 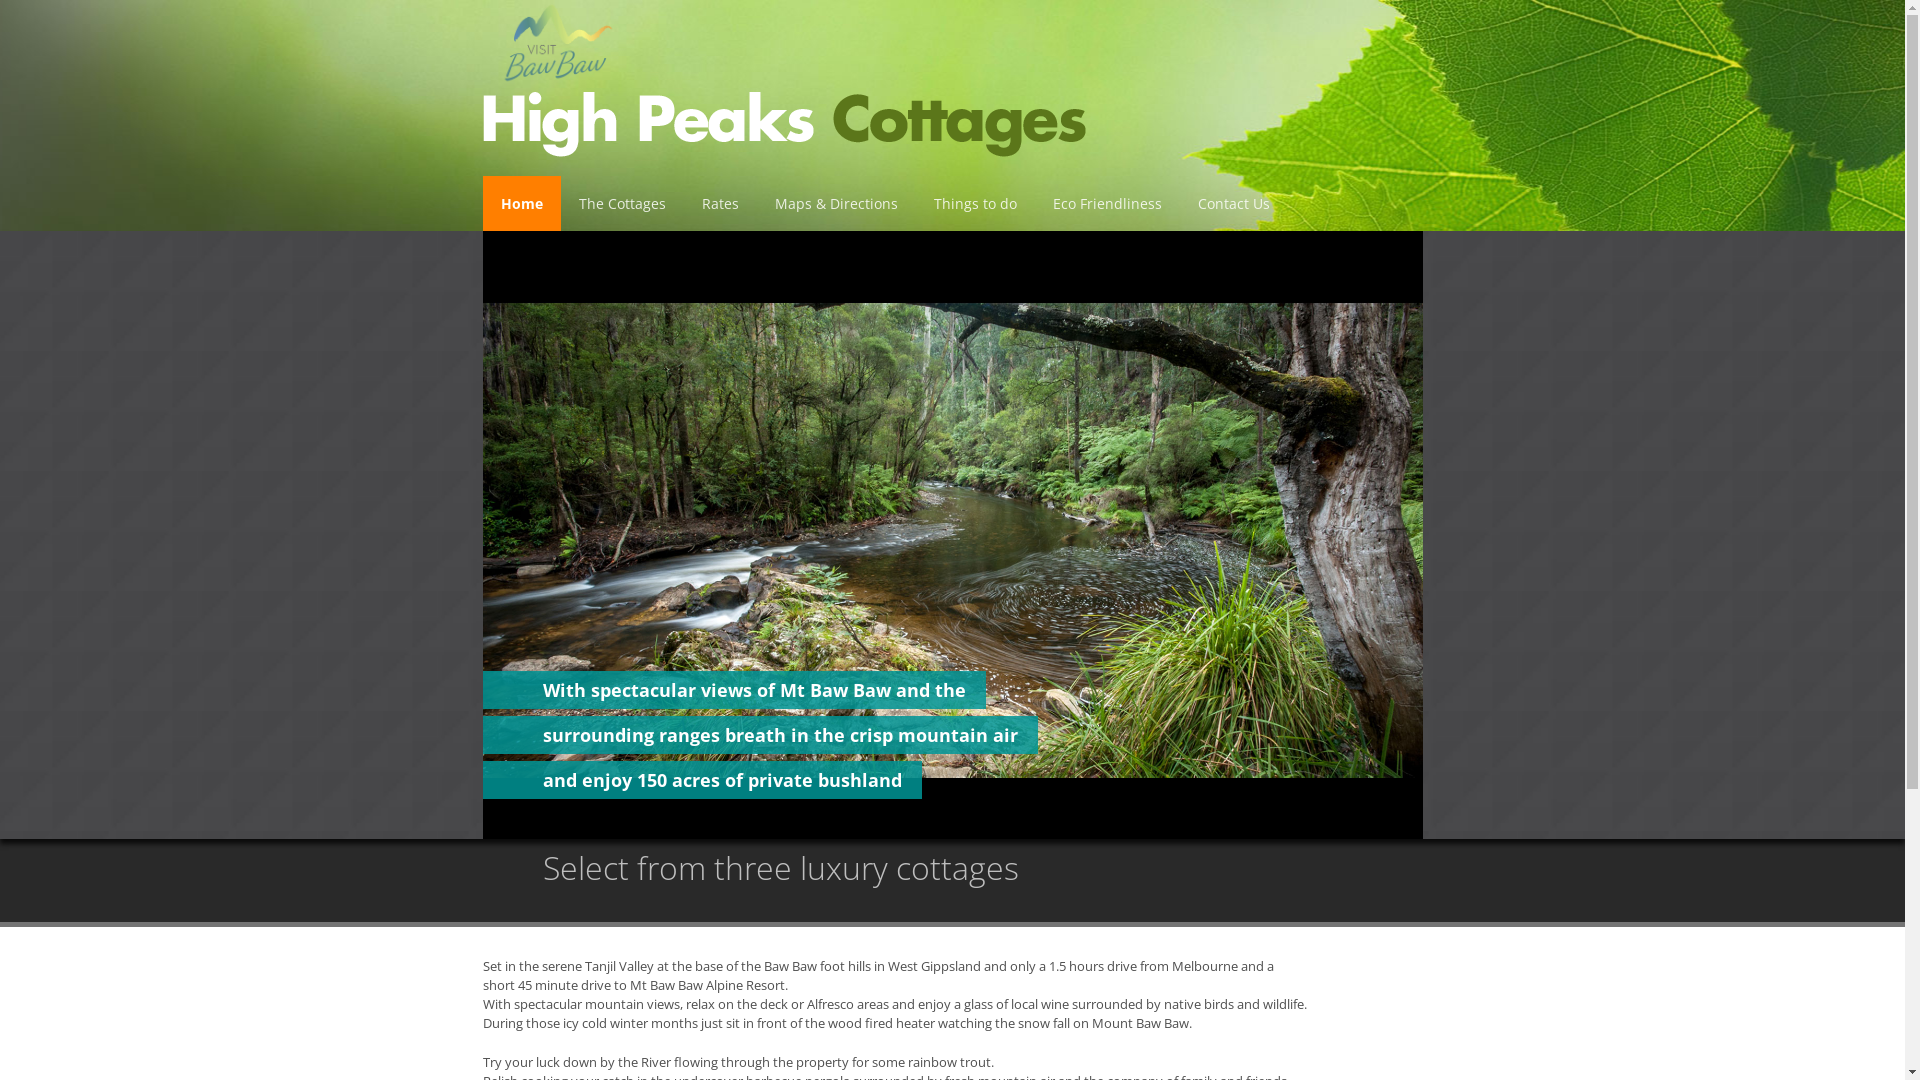 What do you see at coordinates (521, 203) in the screenshot?
I see `'Home'` at bounding box center [521, 203].